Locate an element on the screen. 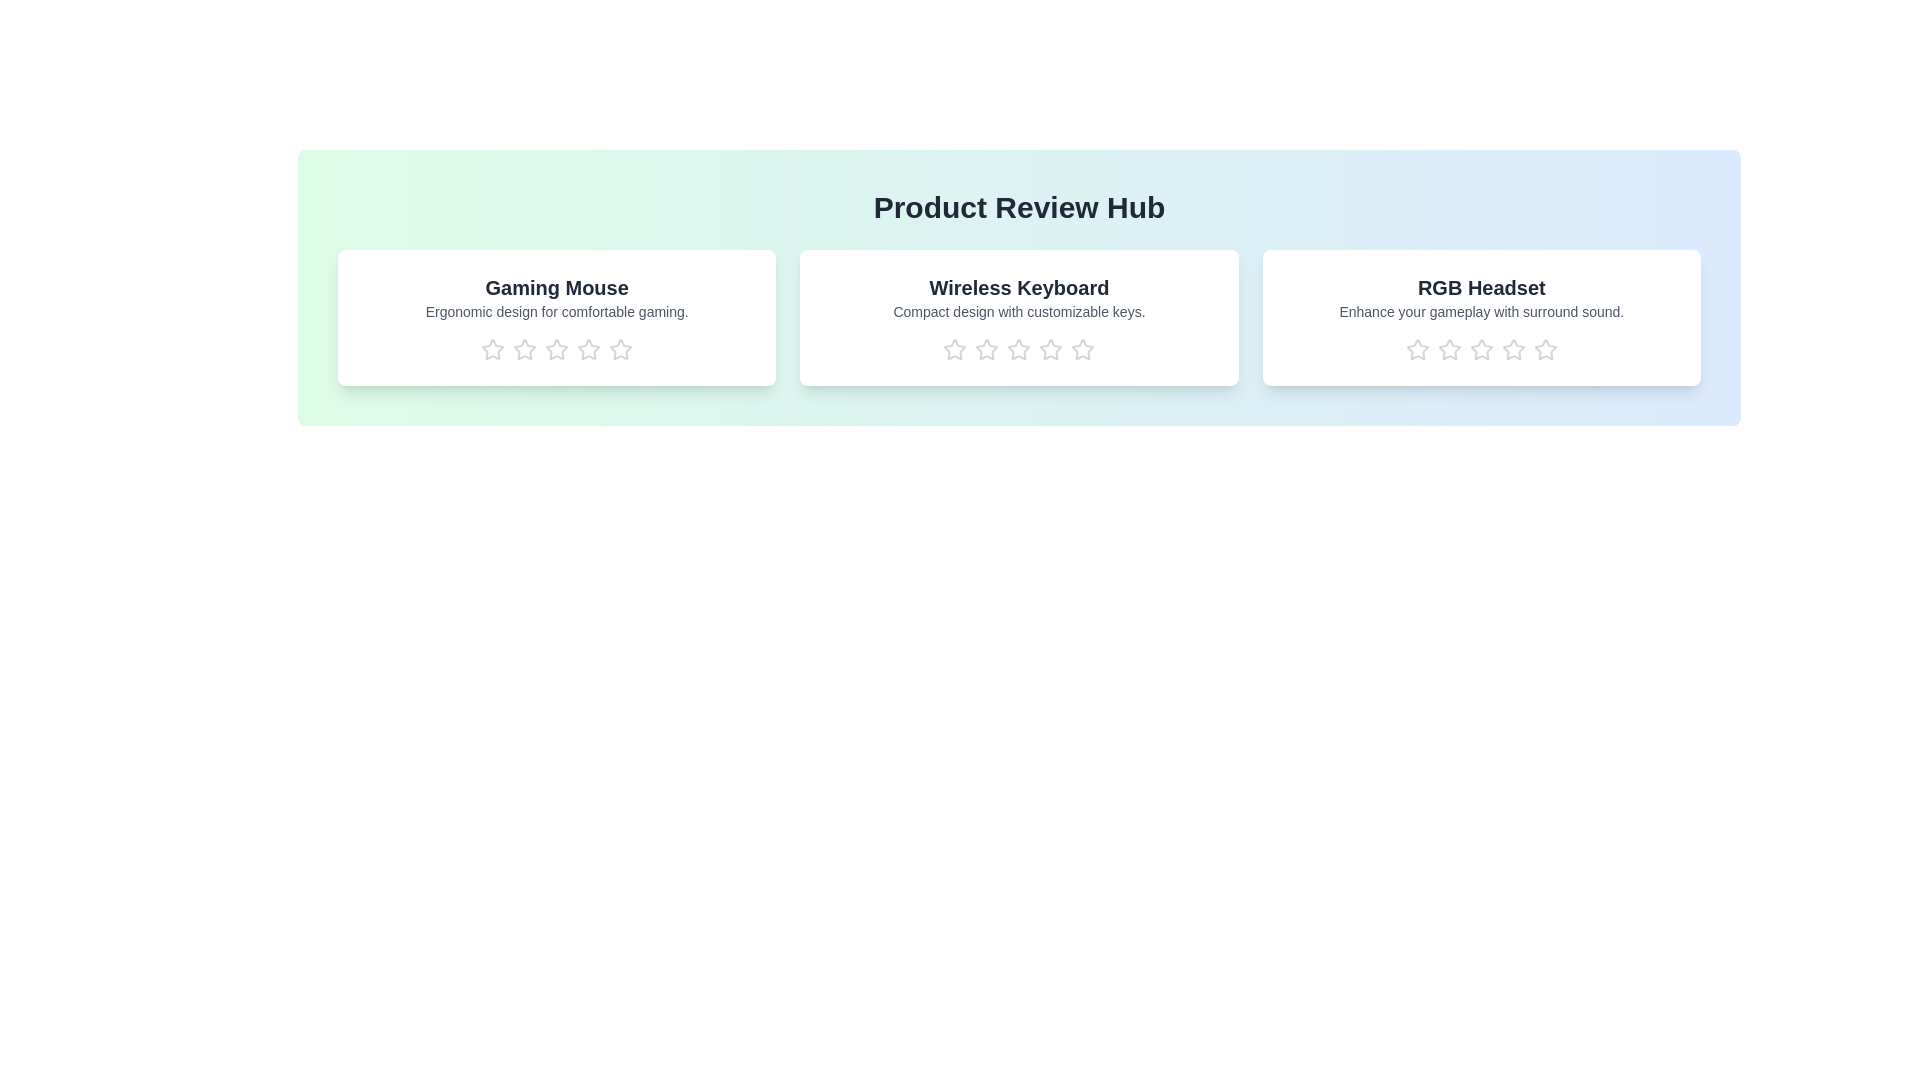 This screenshot has height=1080, width=1920. the rating for a product to 1 stars is located at coordinates (493, 349).